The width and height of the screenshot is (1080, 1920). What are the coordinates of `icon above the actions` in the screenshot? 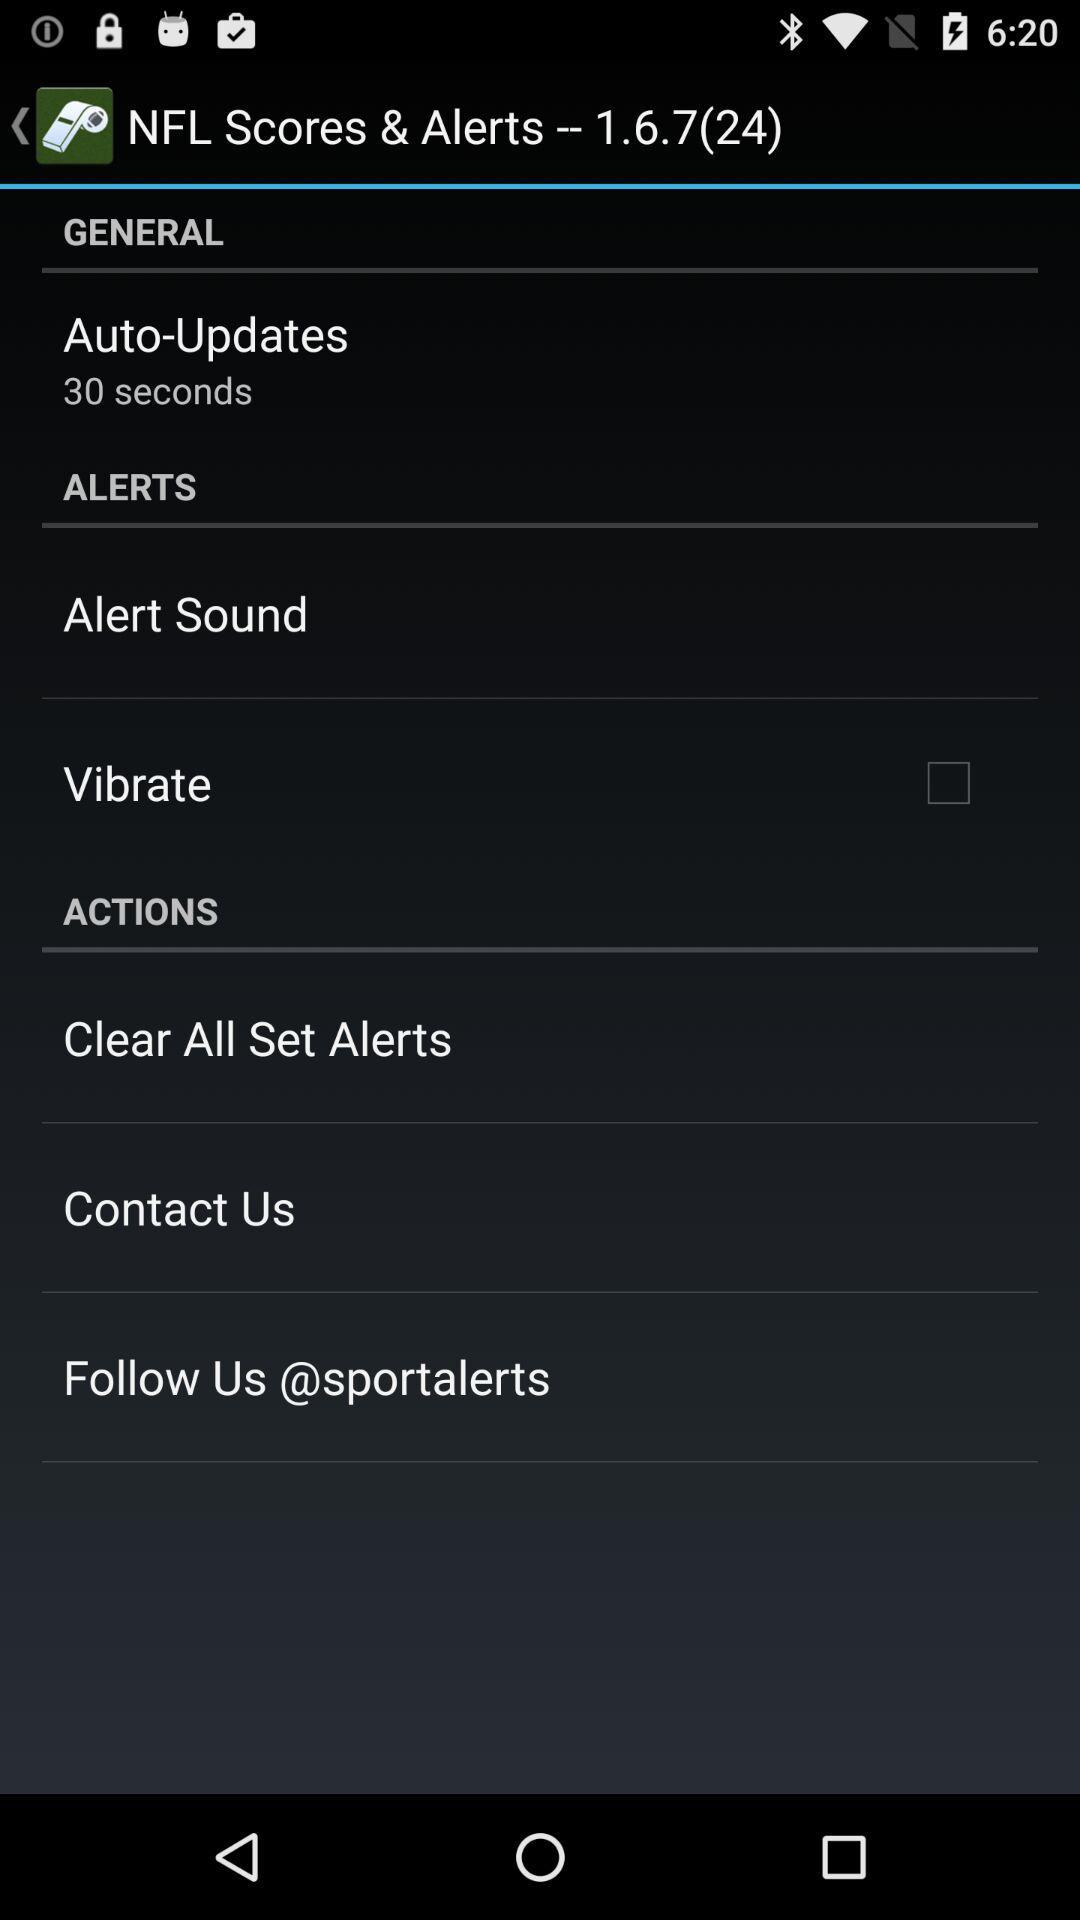 It's located at (947, 781).